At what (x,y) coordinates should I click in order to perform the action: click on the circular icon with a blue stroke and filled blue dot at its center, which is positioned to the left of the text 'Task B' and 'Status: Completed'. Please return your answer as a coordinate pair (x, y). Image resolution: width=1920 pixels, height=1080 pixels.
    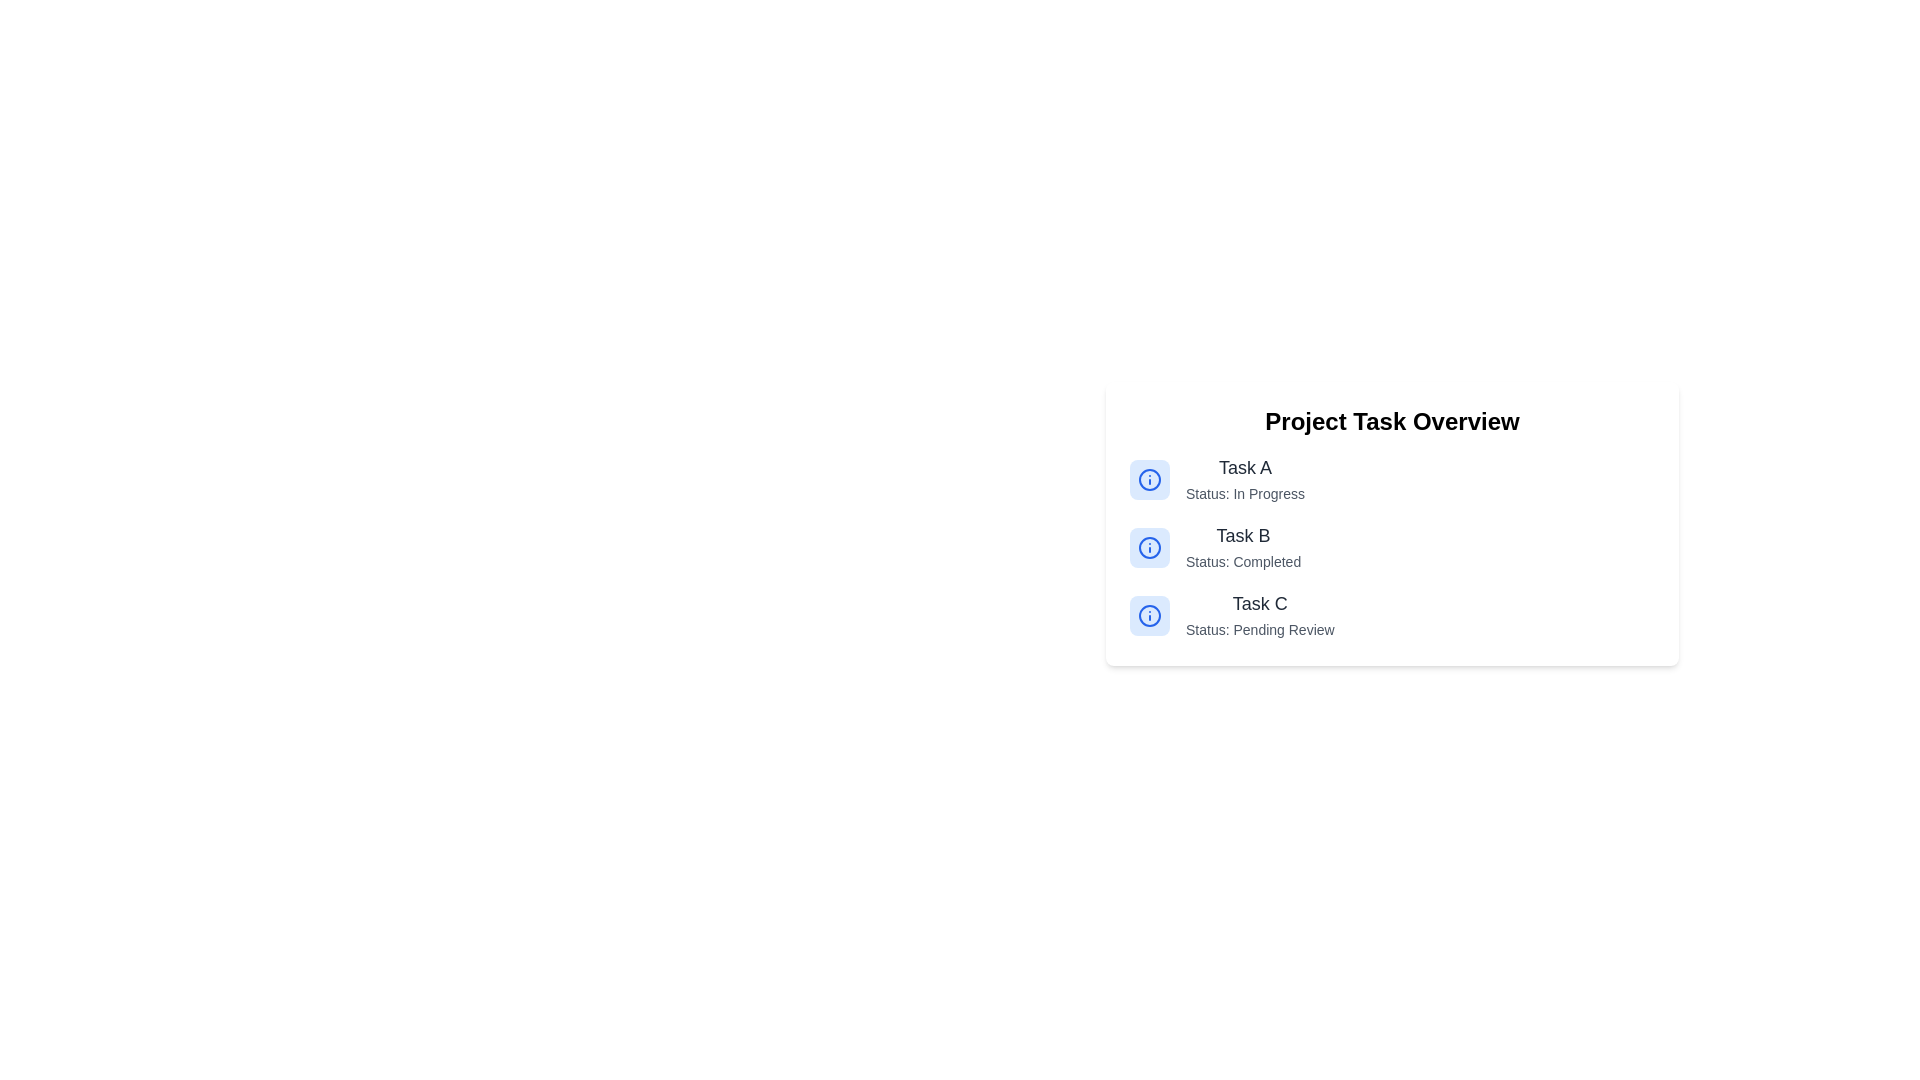
    Looking at the image, I should click on (1150, 547).